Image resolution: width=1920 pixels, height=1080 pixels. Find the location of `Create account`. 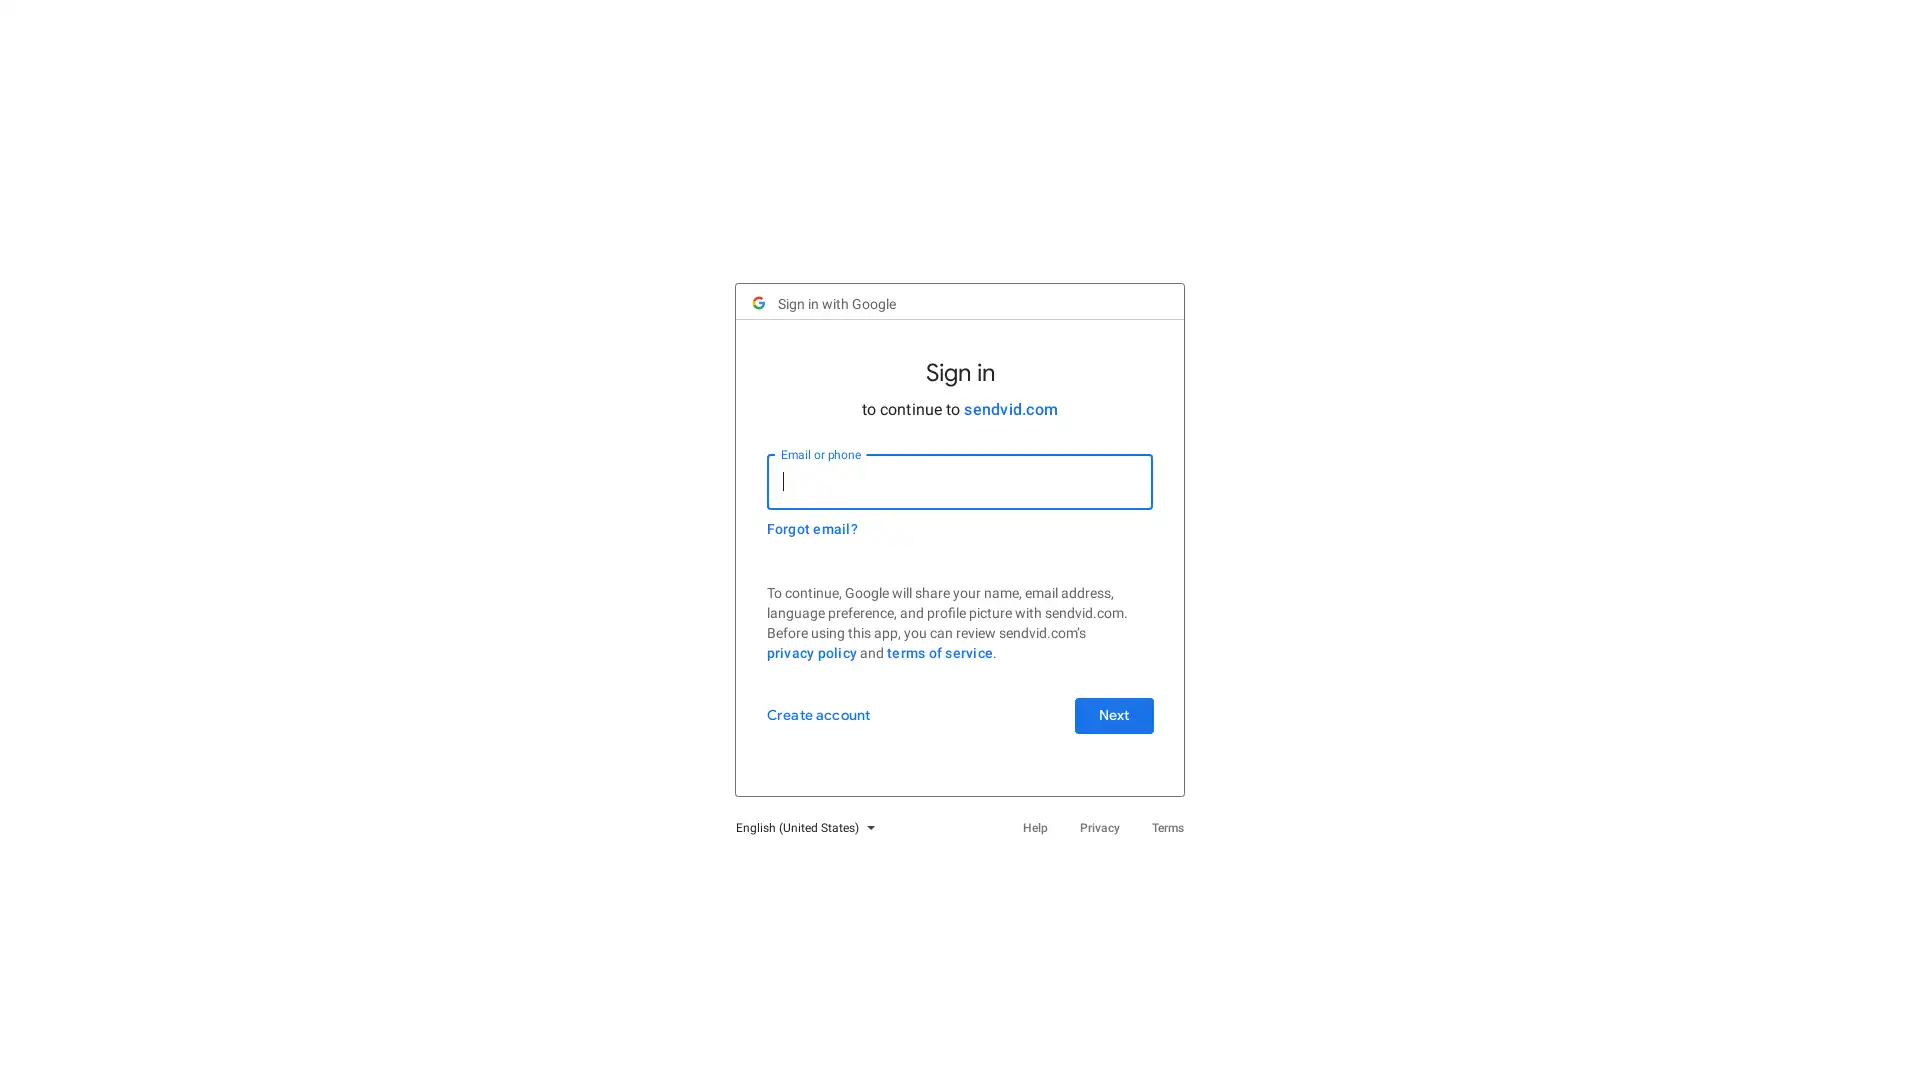

Create account is located at coordinates (827, 722).